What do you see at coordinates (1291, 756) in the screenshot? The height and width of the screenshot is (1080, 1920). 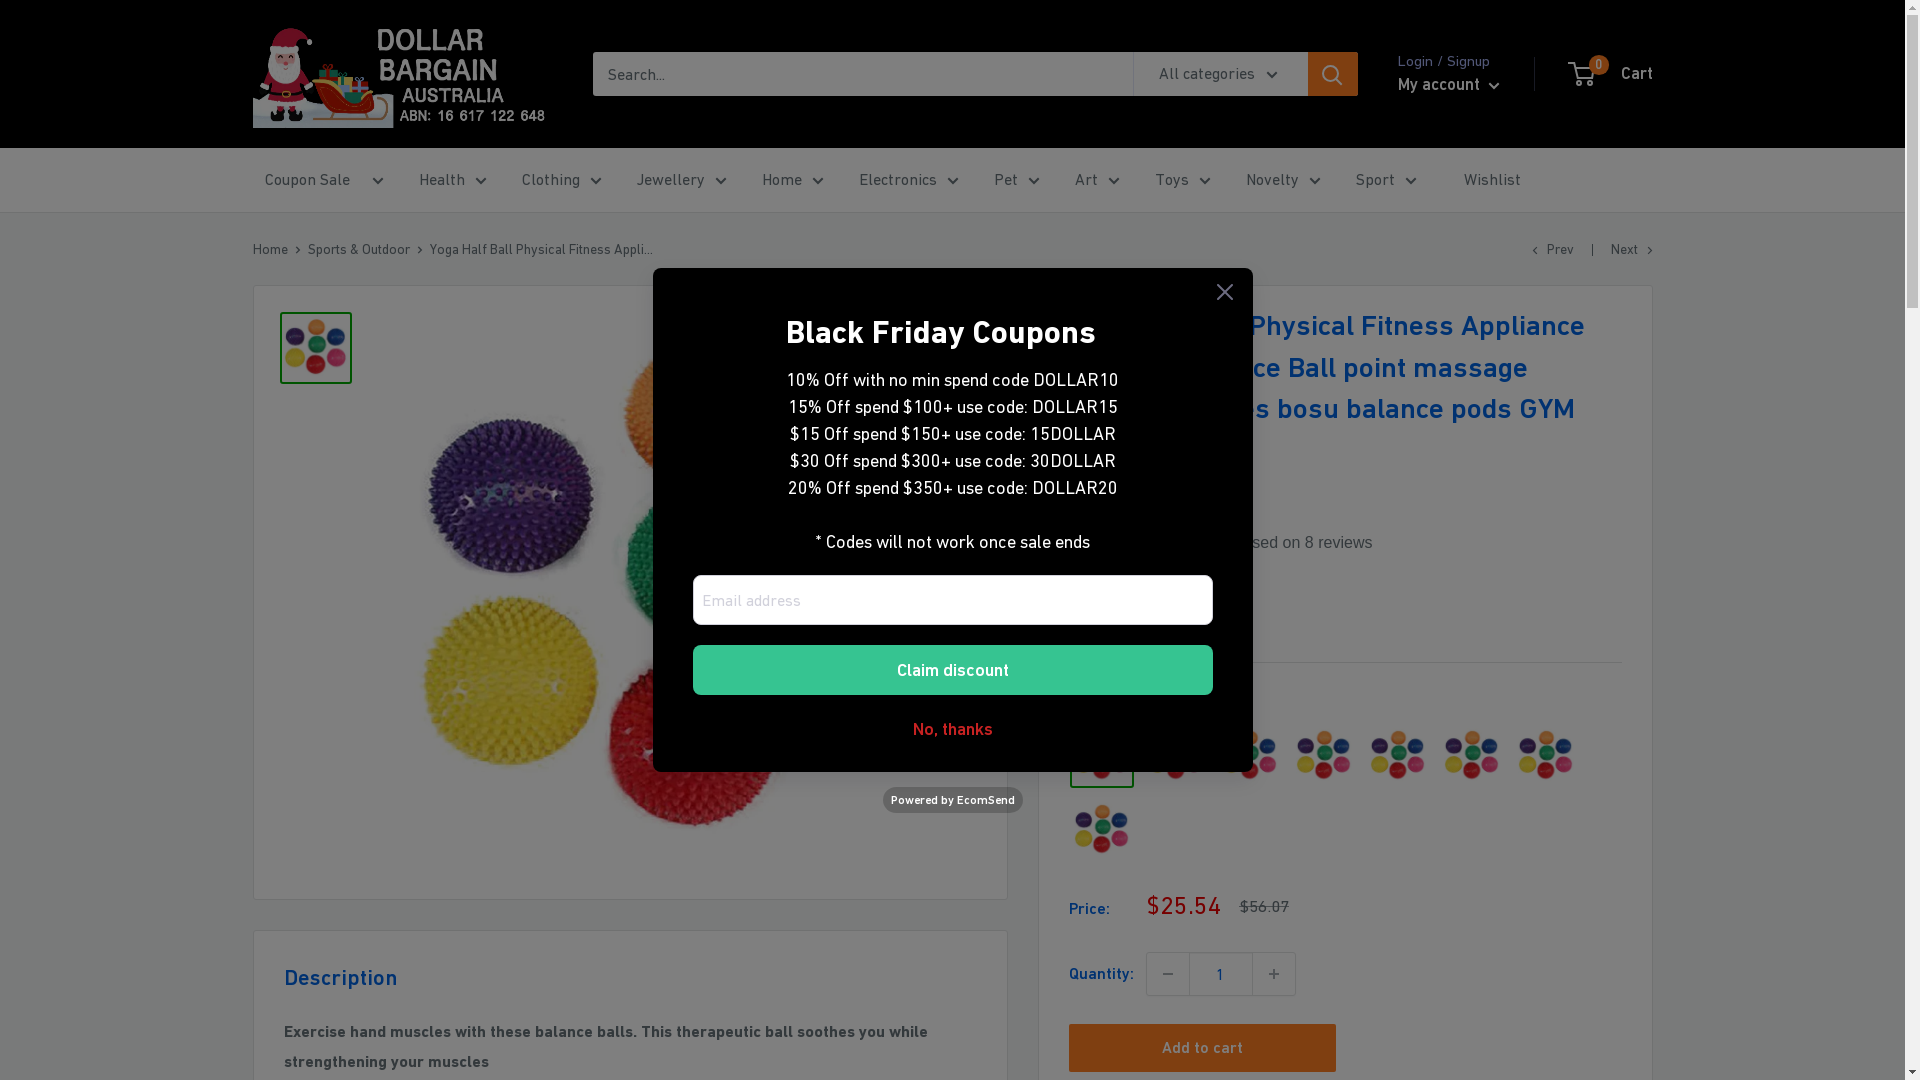 I see `'Orange'` at bounding box center [1291, 756].